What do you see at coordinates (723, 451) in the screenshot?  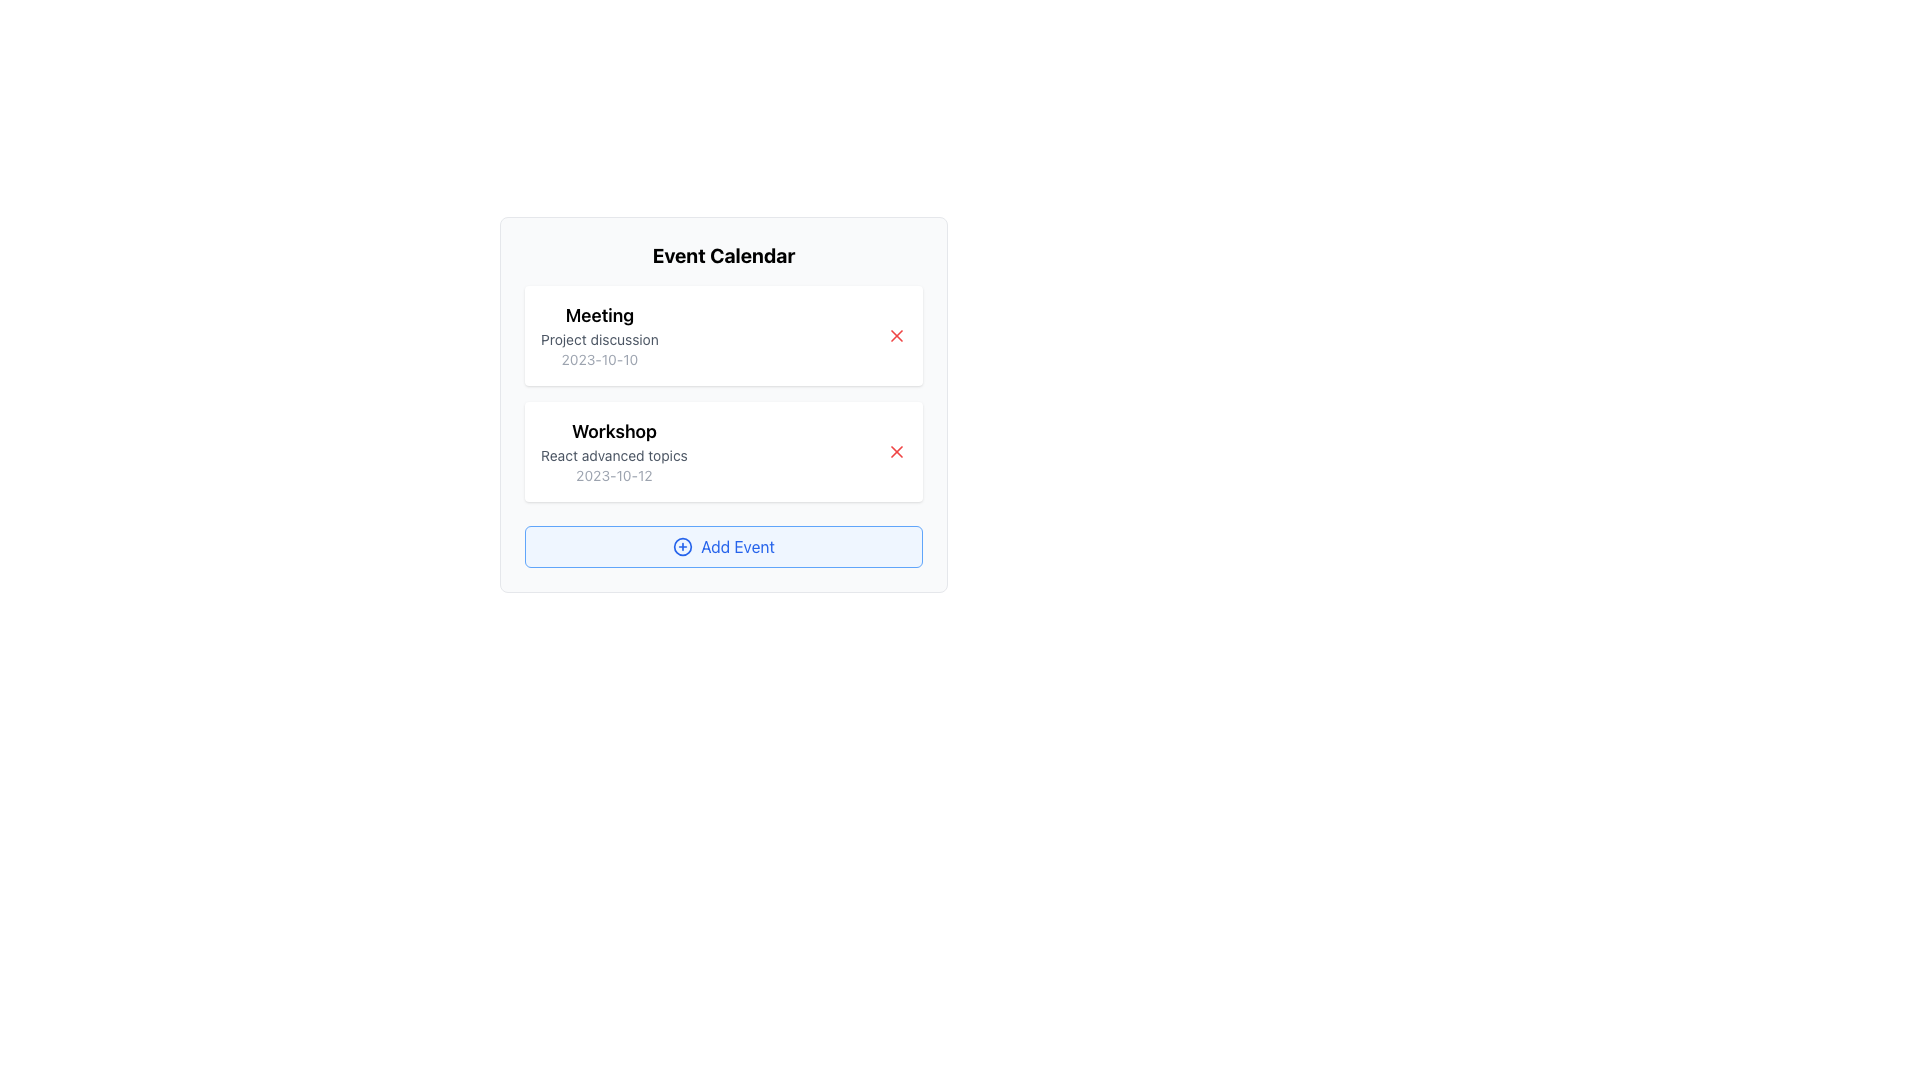 I see `the second card in the vertical stack representing the 'Workshop' event` at bounding box center [723, 451].